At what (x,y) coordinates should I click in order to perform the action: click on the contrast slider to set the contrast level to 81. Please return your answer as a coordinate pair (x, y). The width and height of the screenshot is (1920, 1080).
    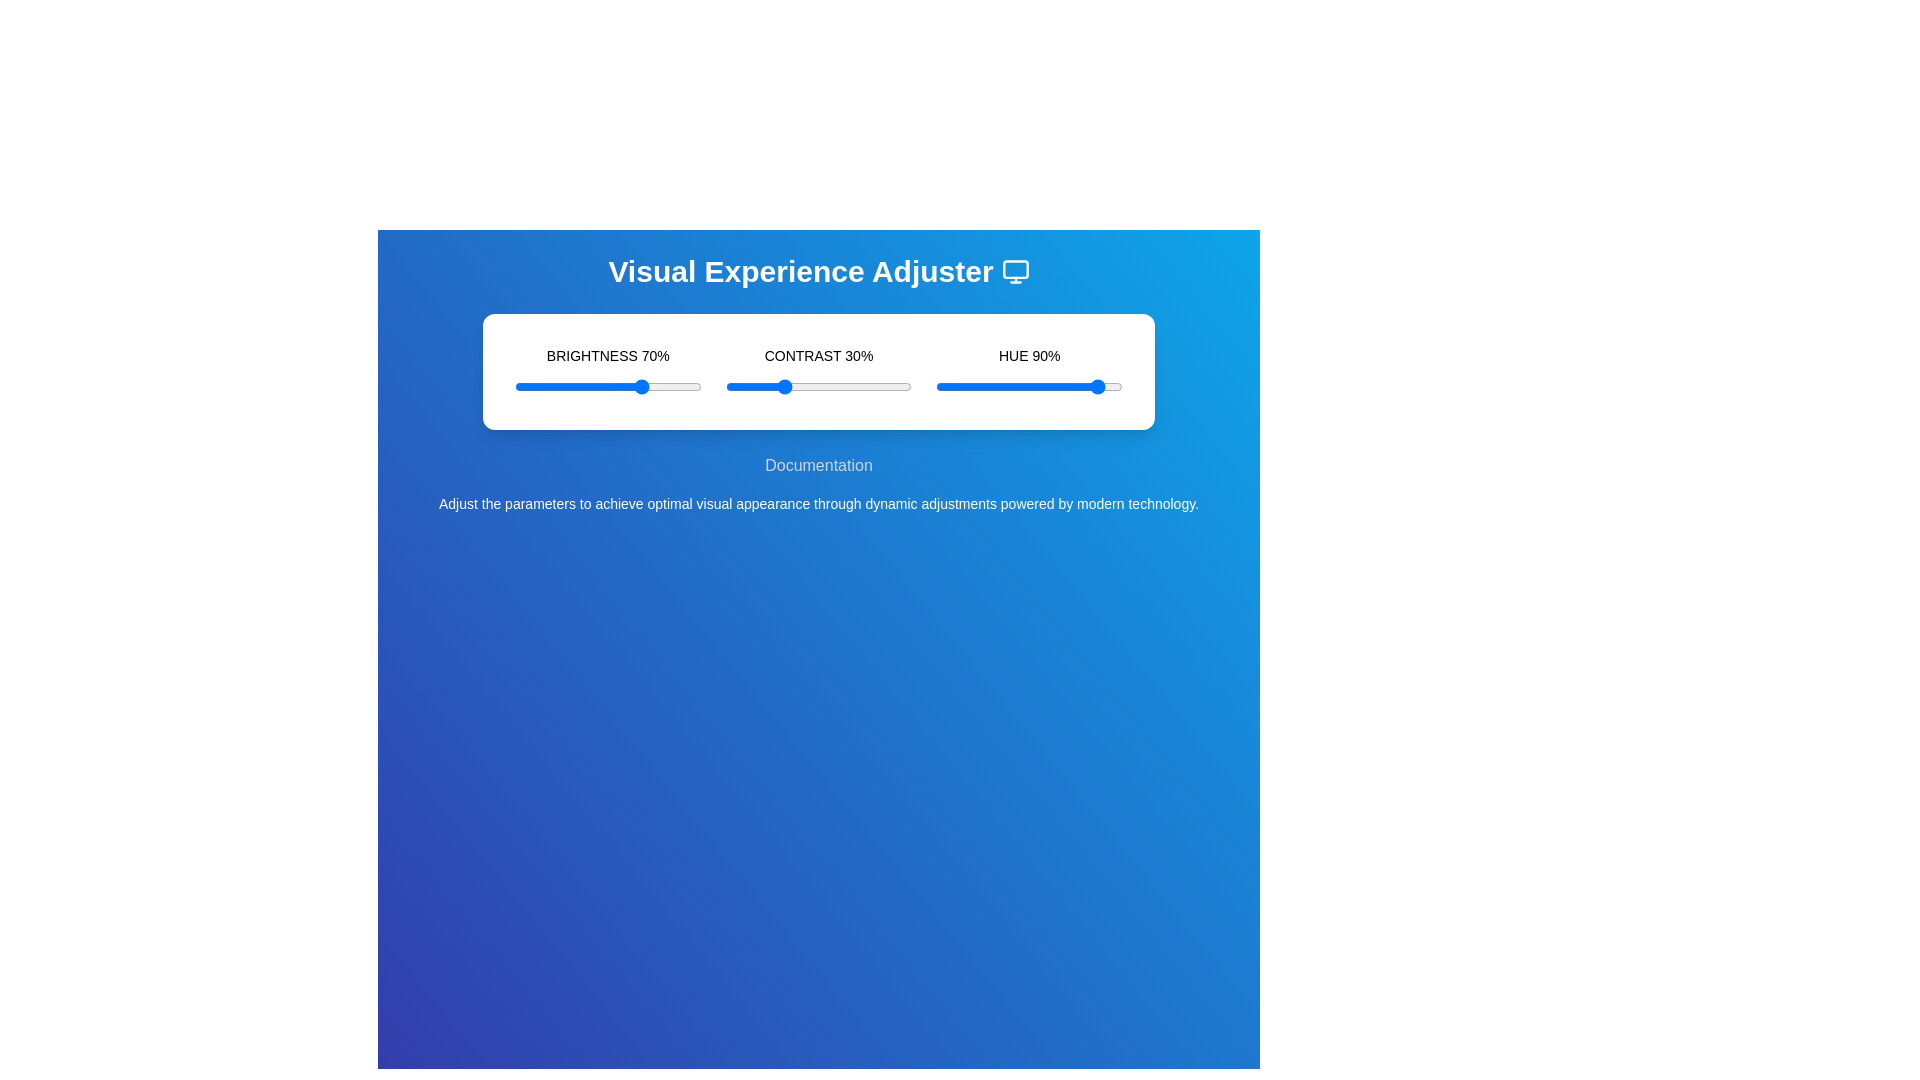
    Looking at the image, I should click on (876, 386).